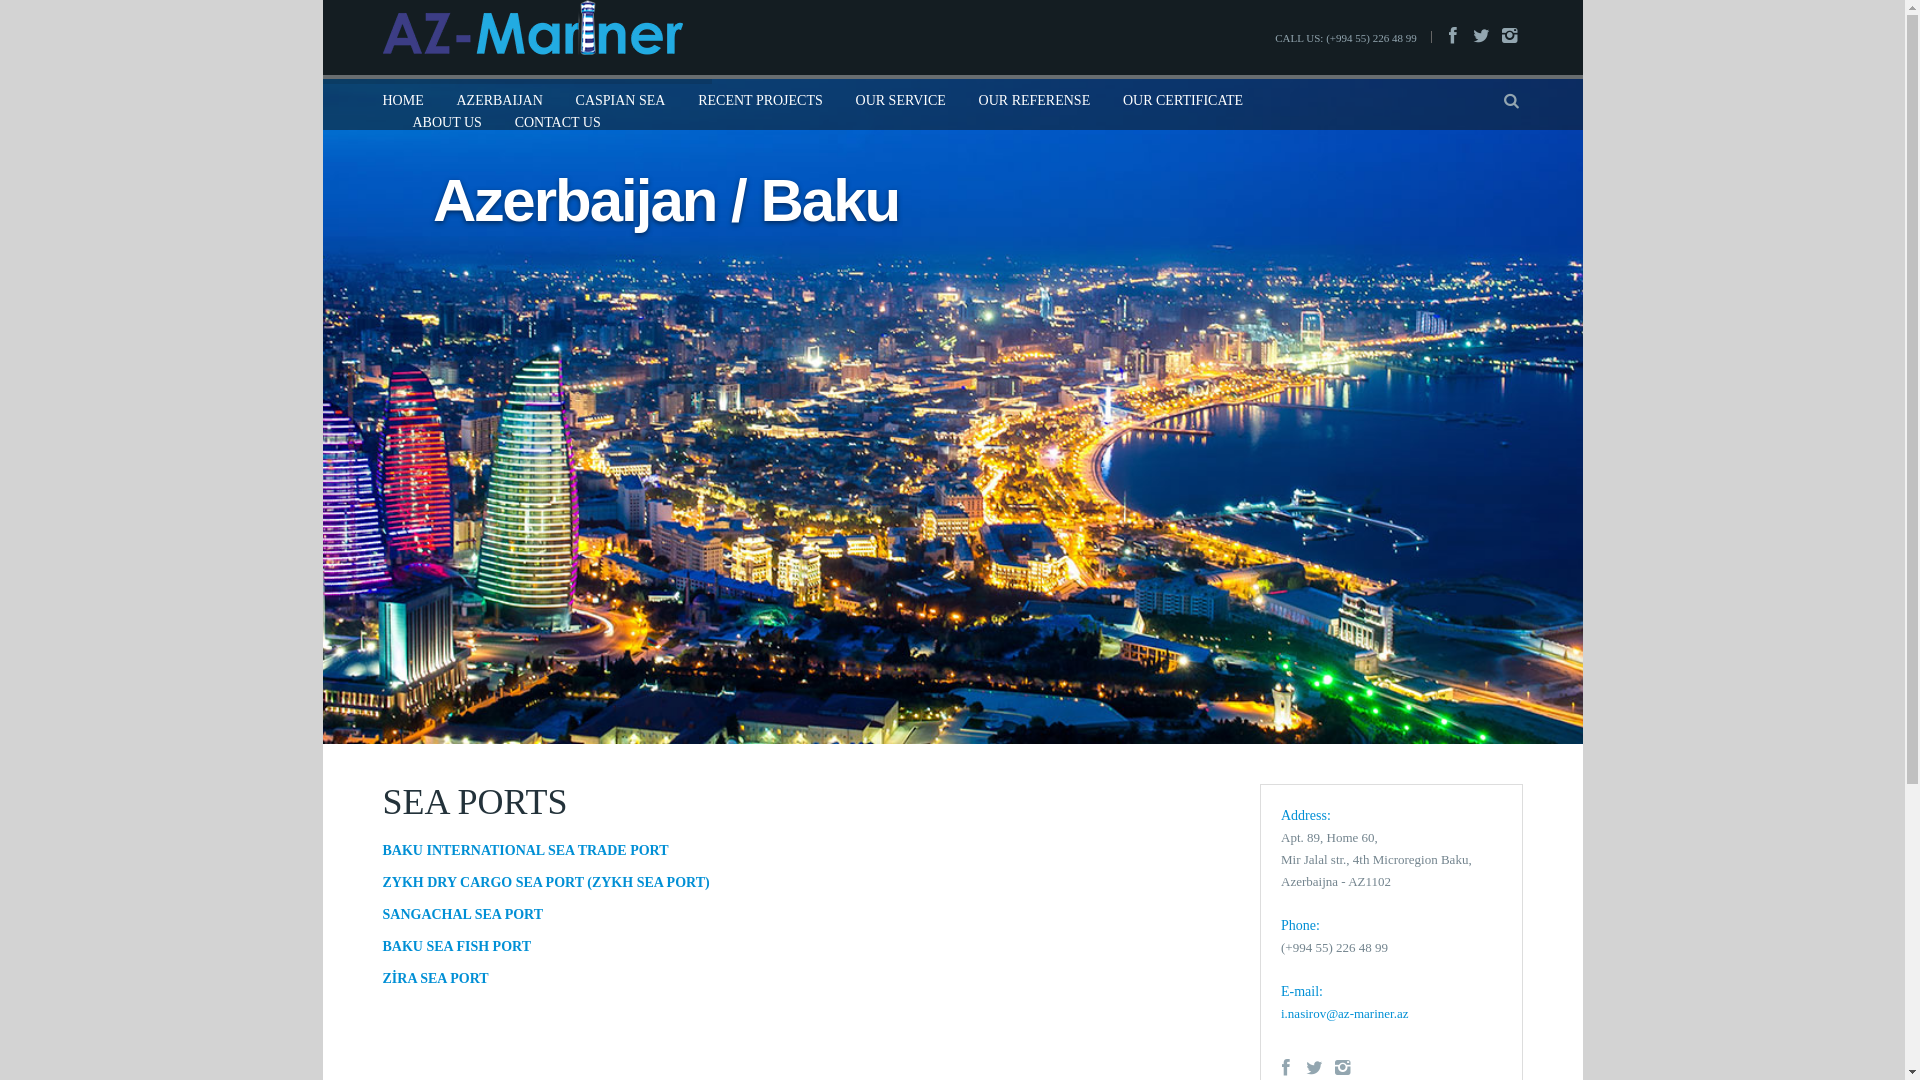 The width and height of the screenshot is (1920, 1080). What do you see at coordinates (499, 100) in the screenshot?
I see `'AZERBAIJAN'` at bounding box center [499, 100].